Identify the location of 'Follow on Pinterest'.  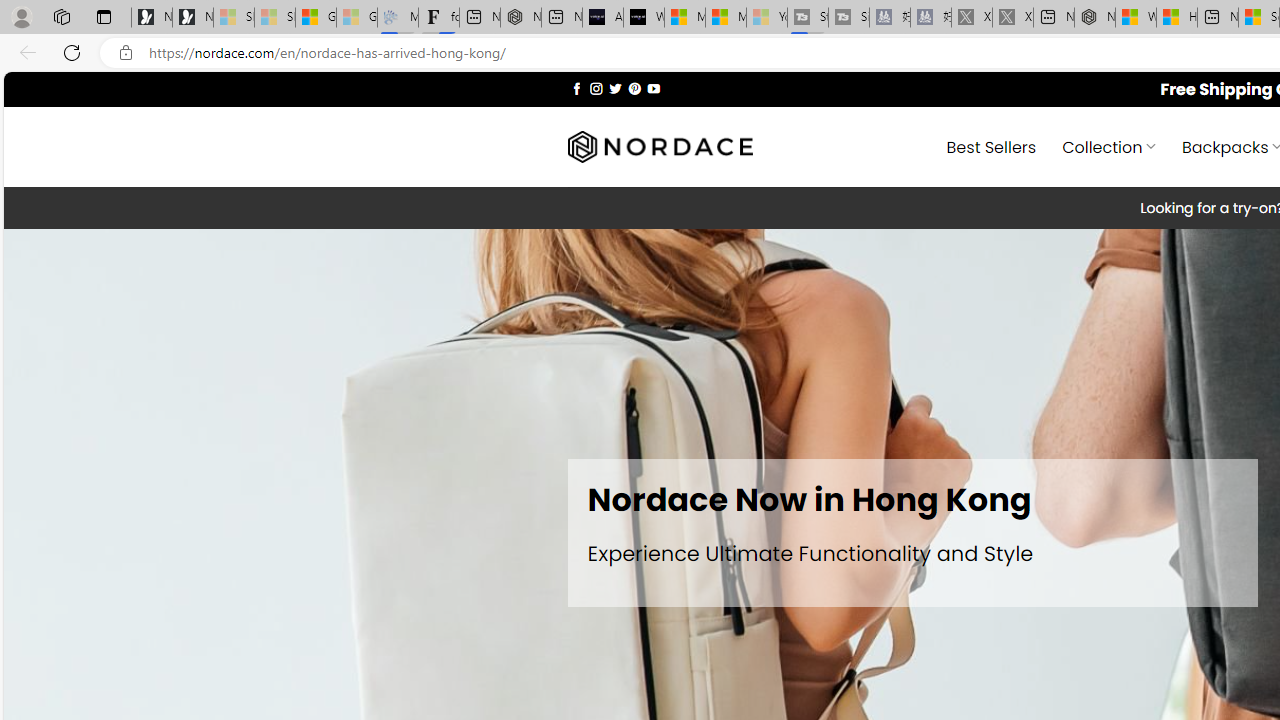
(633, 87).